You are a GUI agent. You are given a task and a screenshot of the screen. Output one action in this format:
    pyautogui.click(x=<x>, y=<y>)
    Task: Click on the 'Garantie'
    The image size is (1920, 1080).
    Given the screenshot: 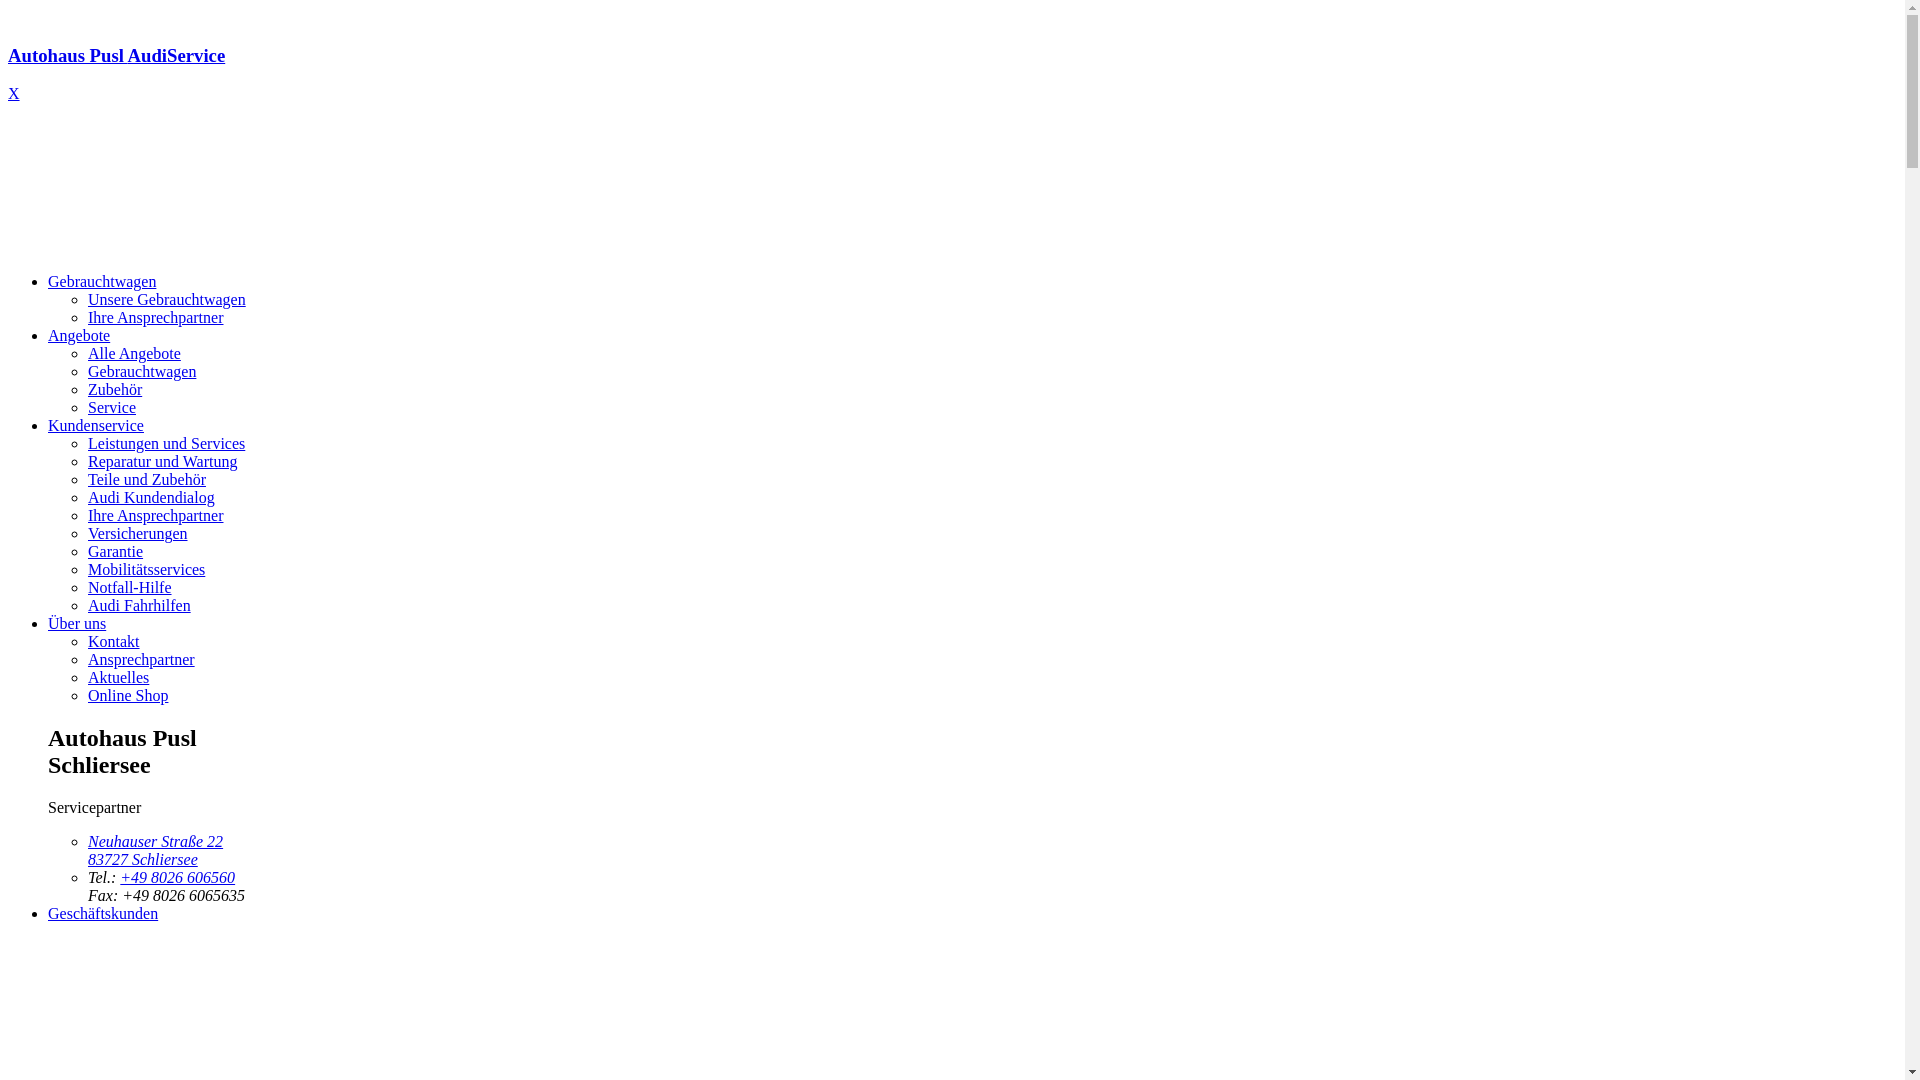 What is the action you would take?
    pyautogui.click(x=114, y=551)
    